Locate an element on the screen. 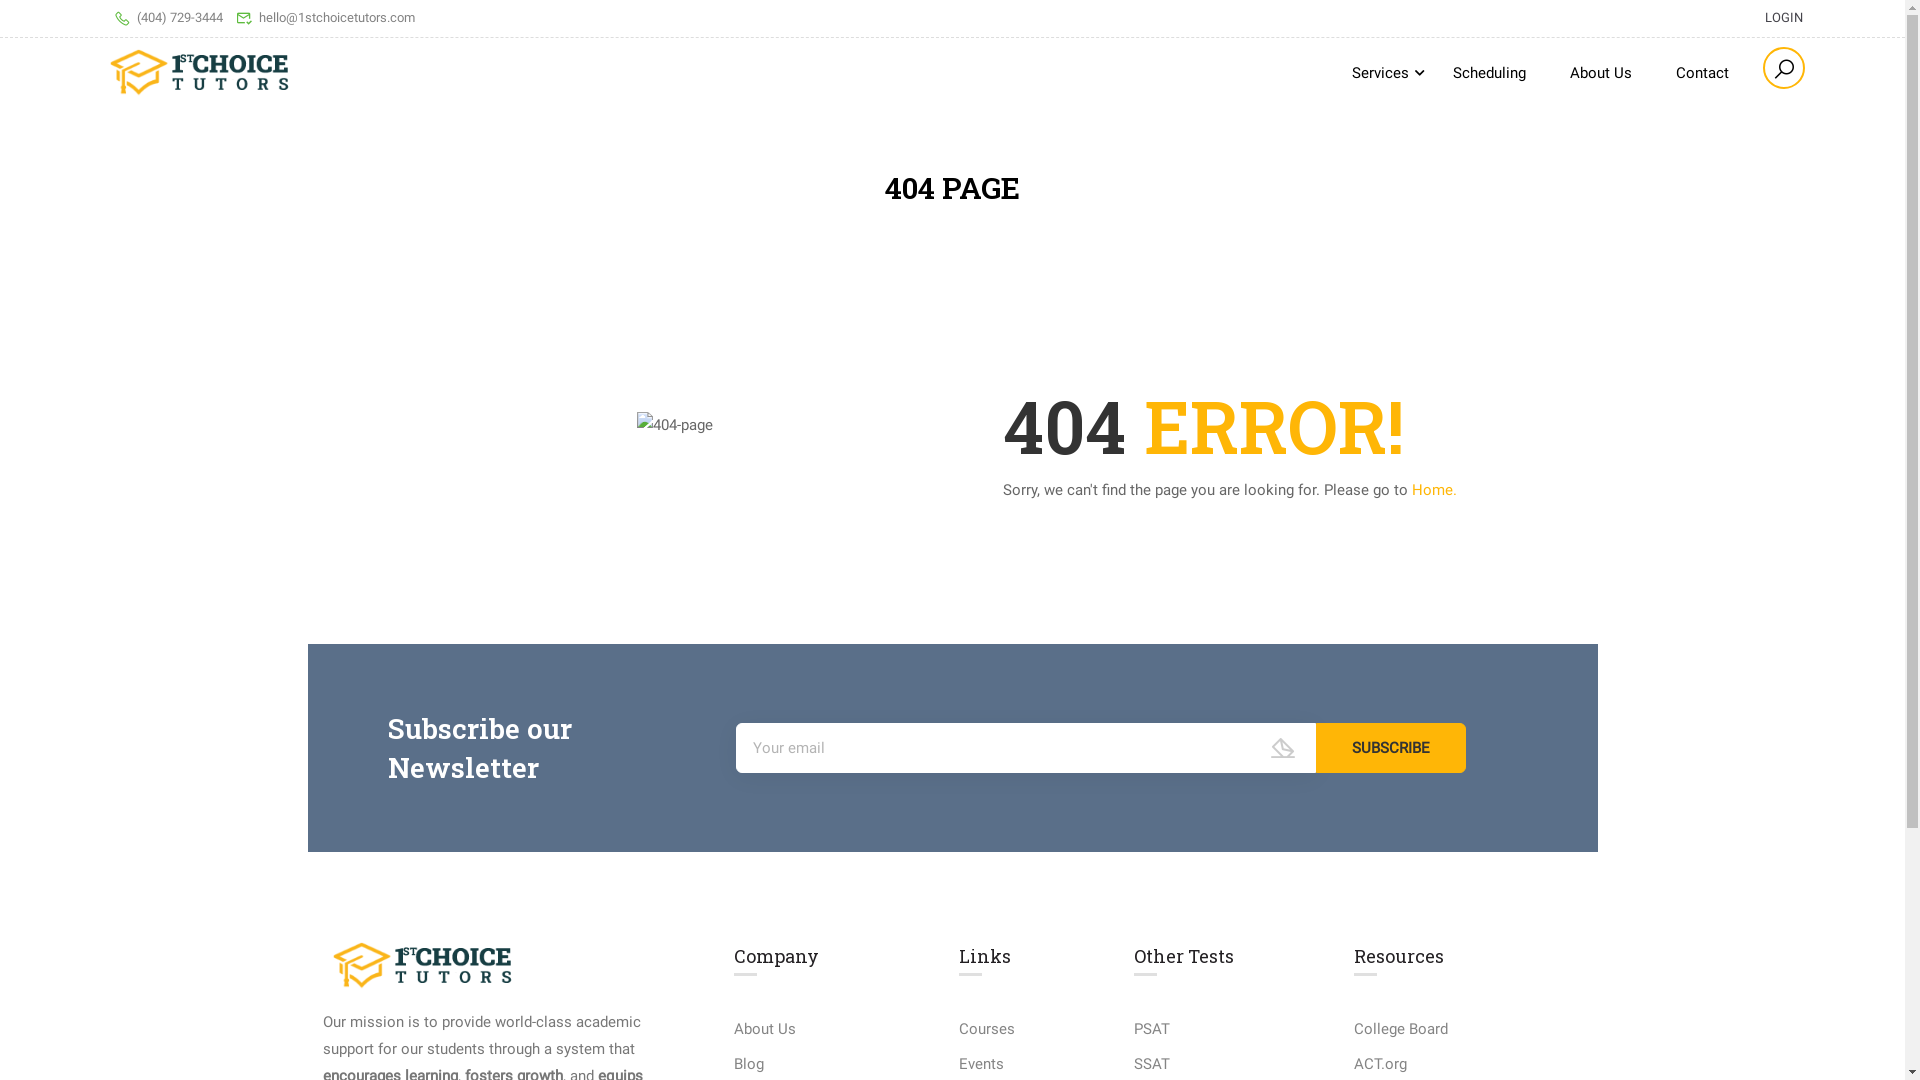  'Login' is located at coordinates (915, 576).